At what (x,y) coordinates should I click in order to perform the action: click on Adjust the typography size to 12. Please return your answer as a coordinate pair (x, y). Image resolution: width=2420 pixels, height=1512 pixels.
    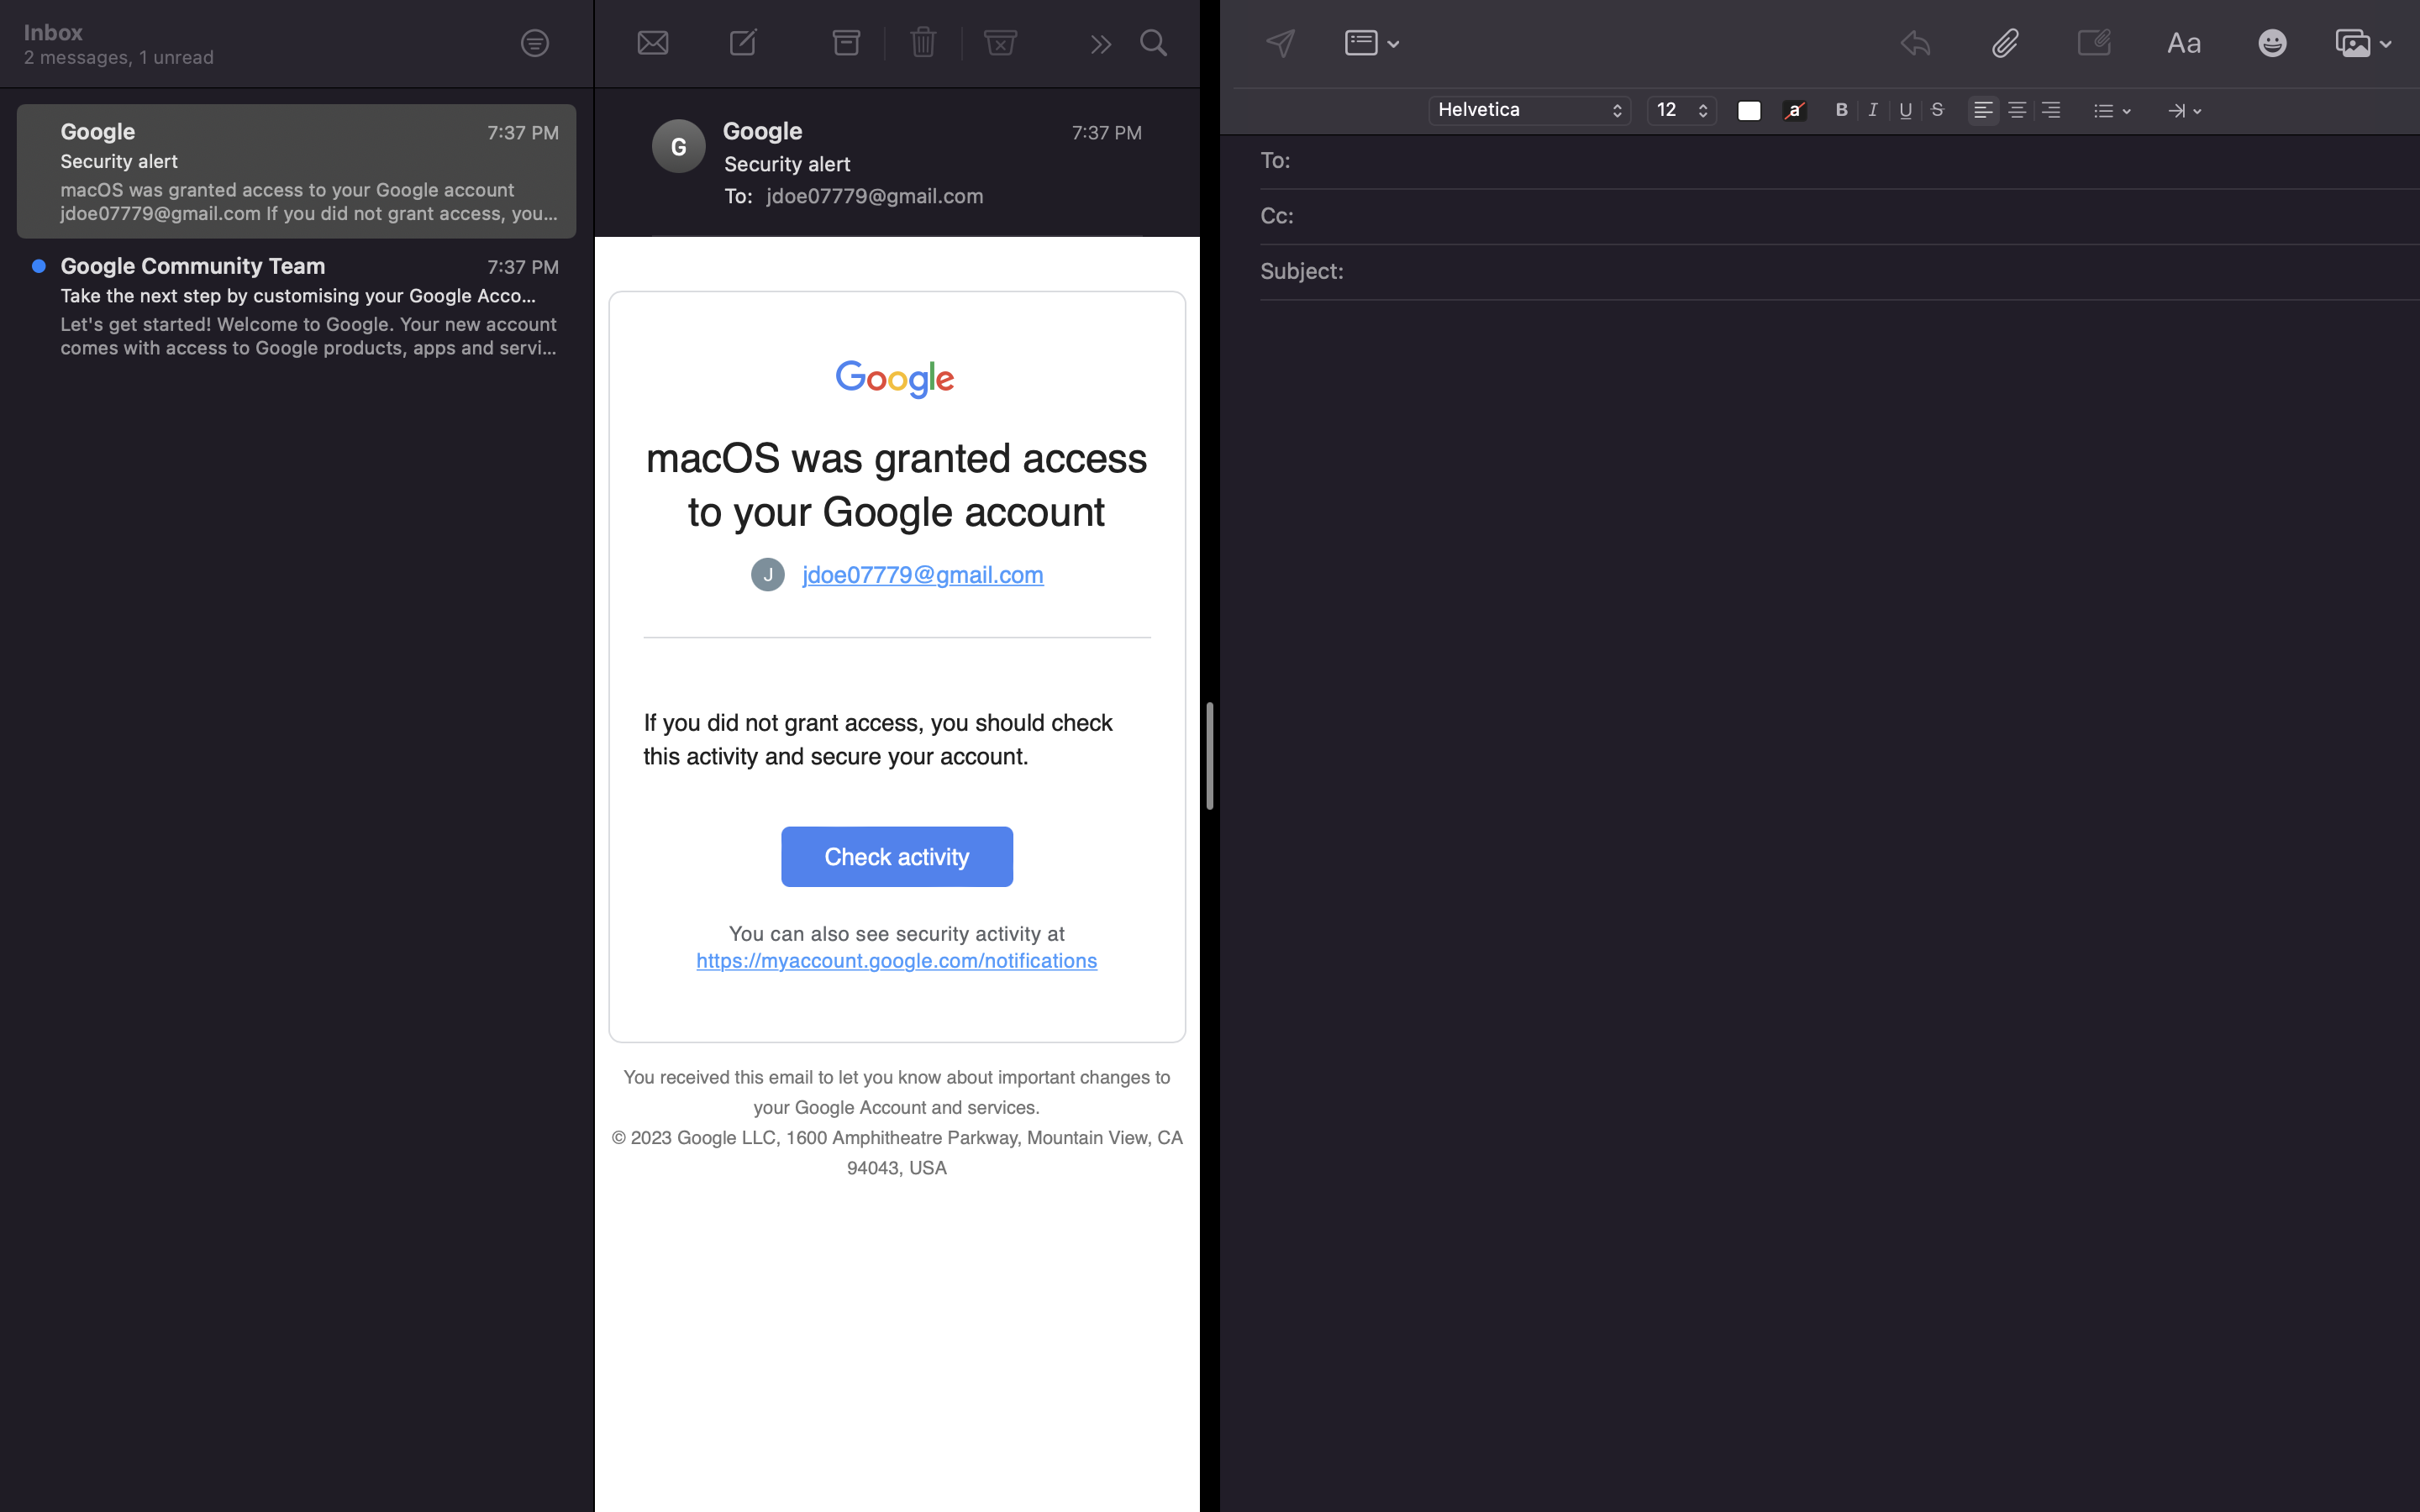
    Looking at the image, I should click on (1681, 111).